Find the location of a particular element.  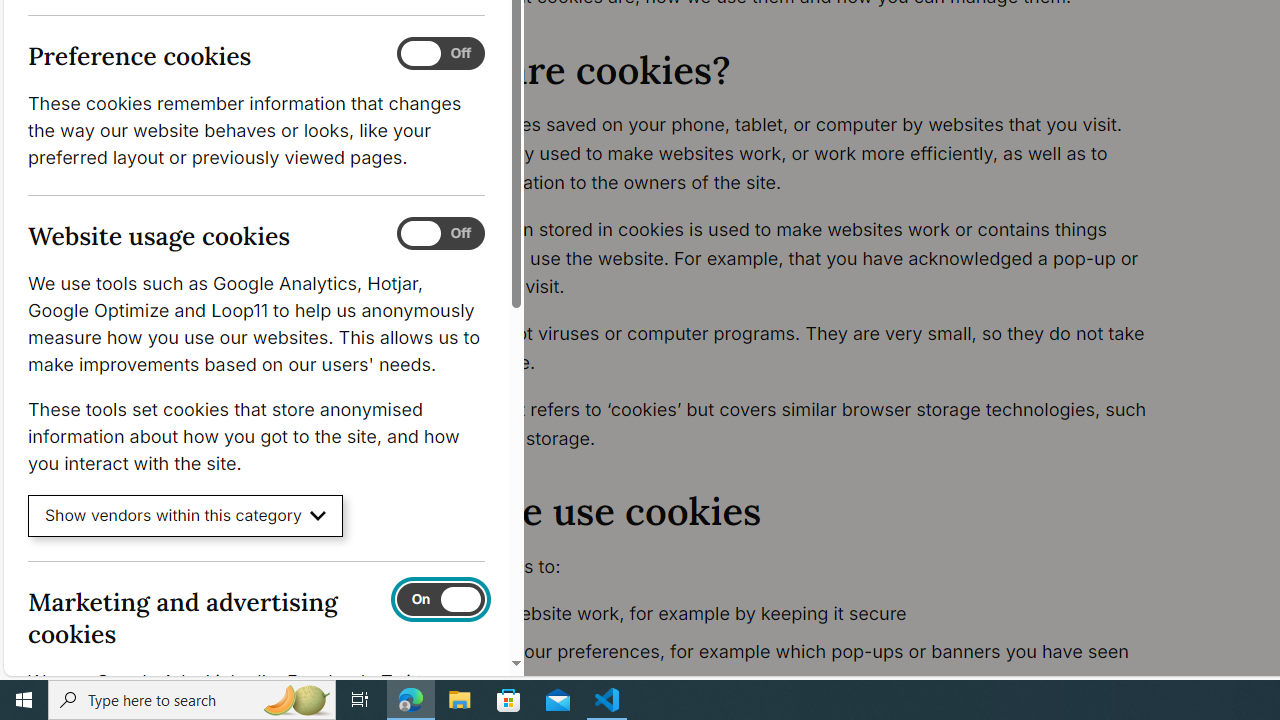

'Show vendors within this category' is located at coordinates (185, 515).